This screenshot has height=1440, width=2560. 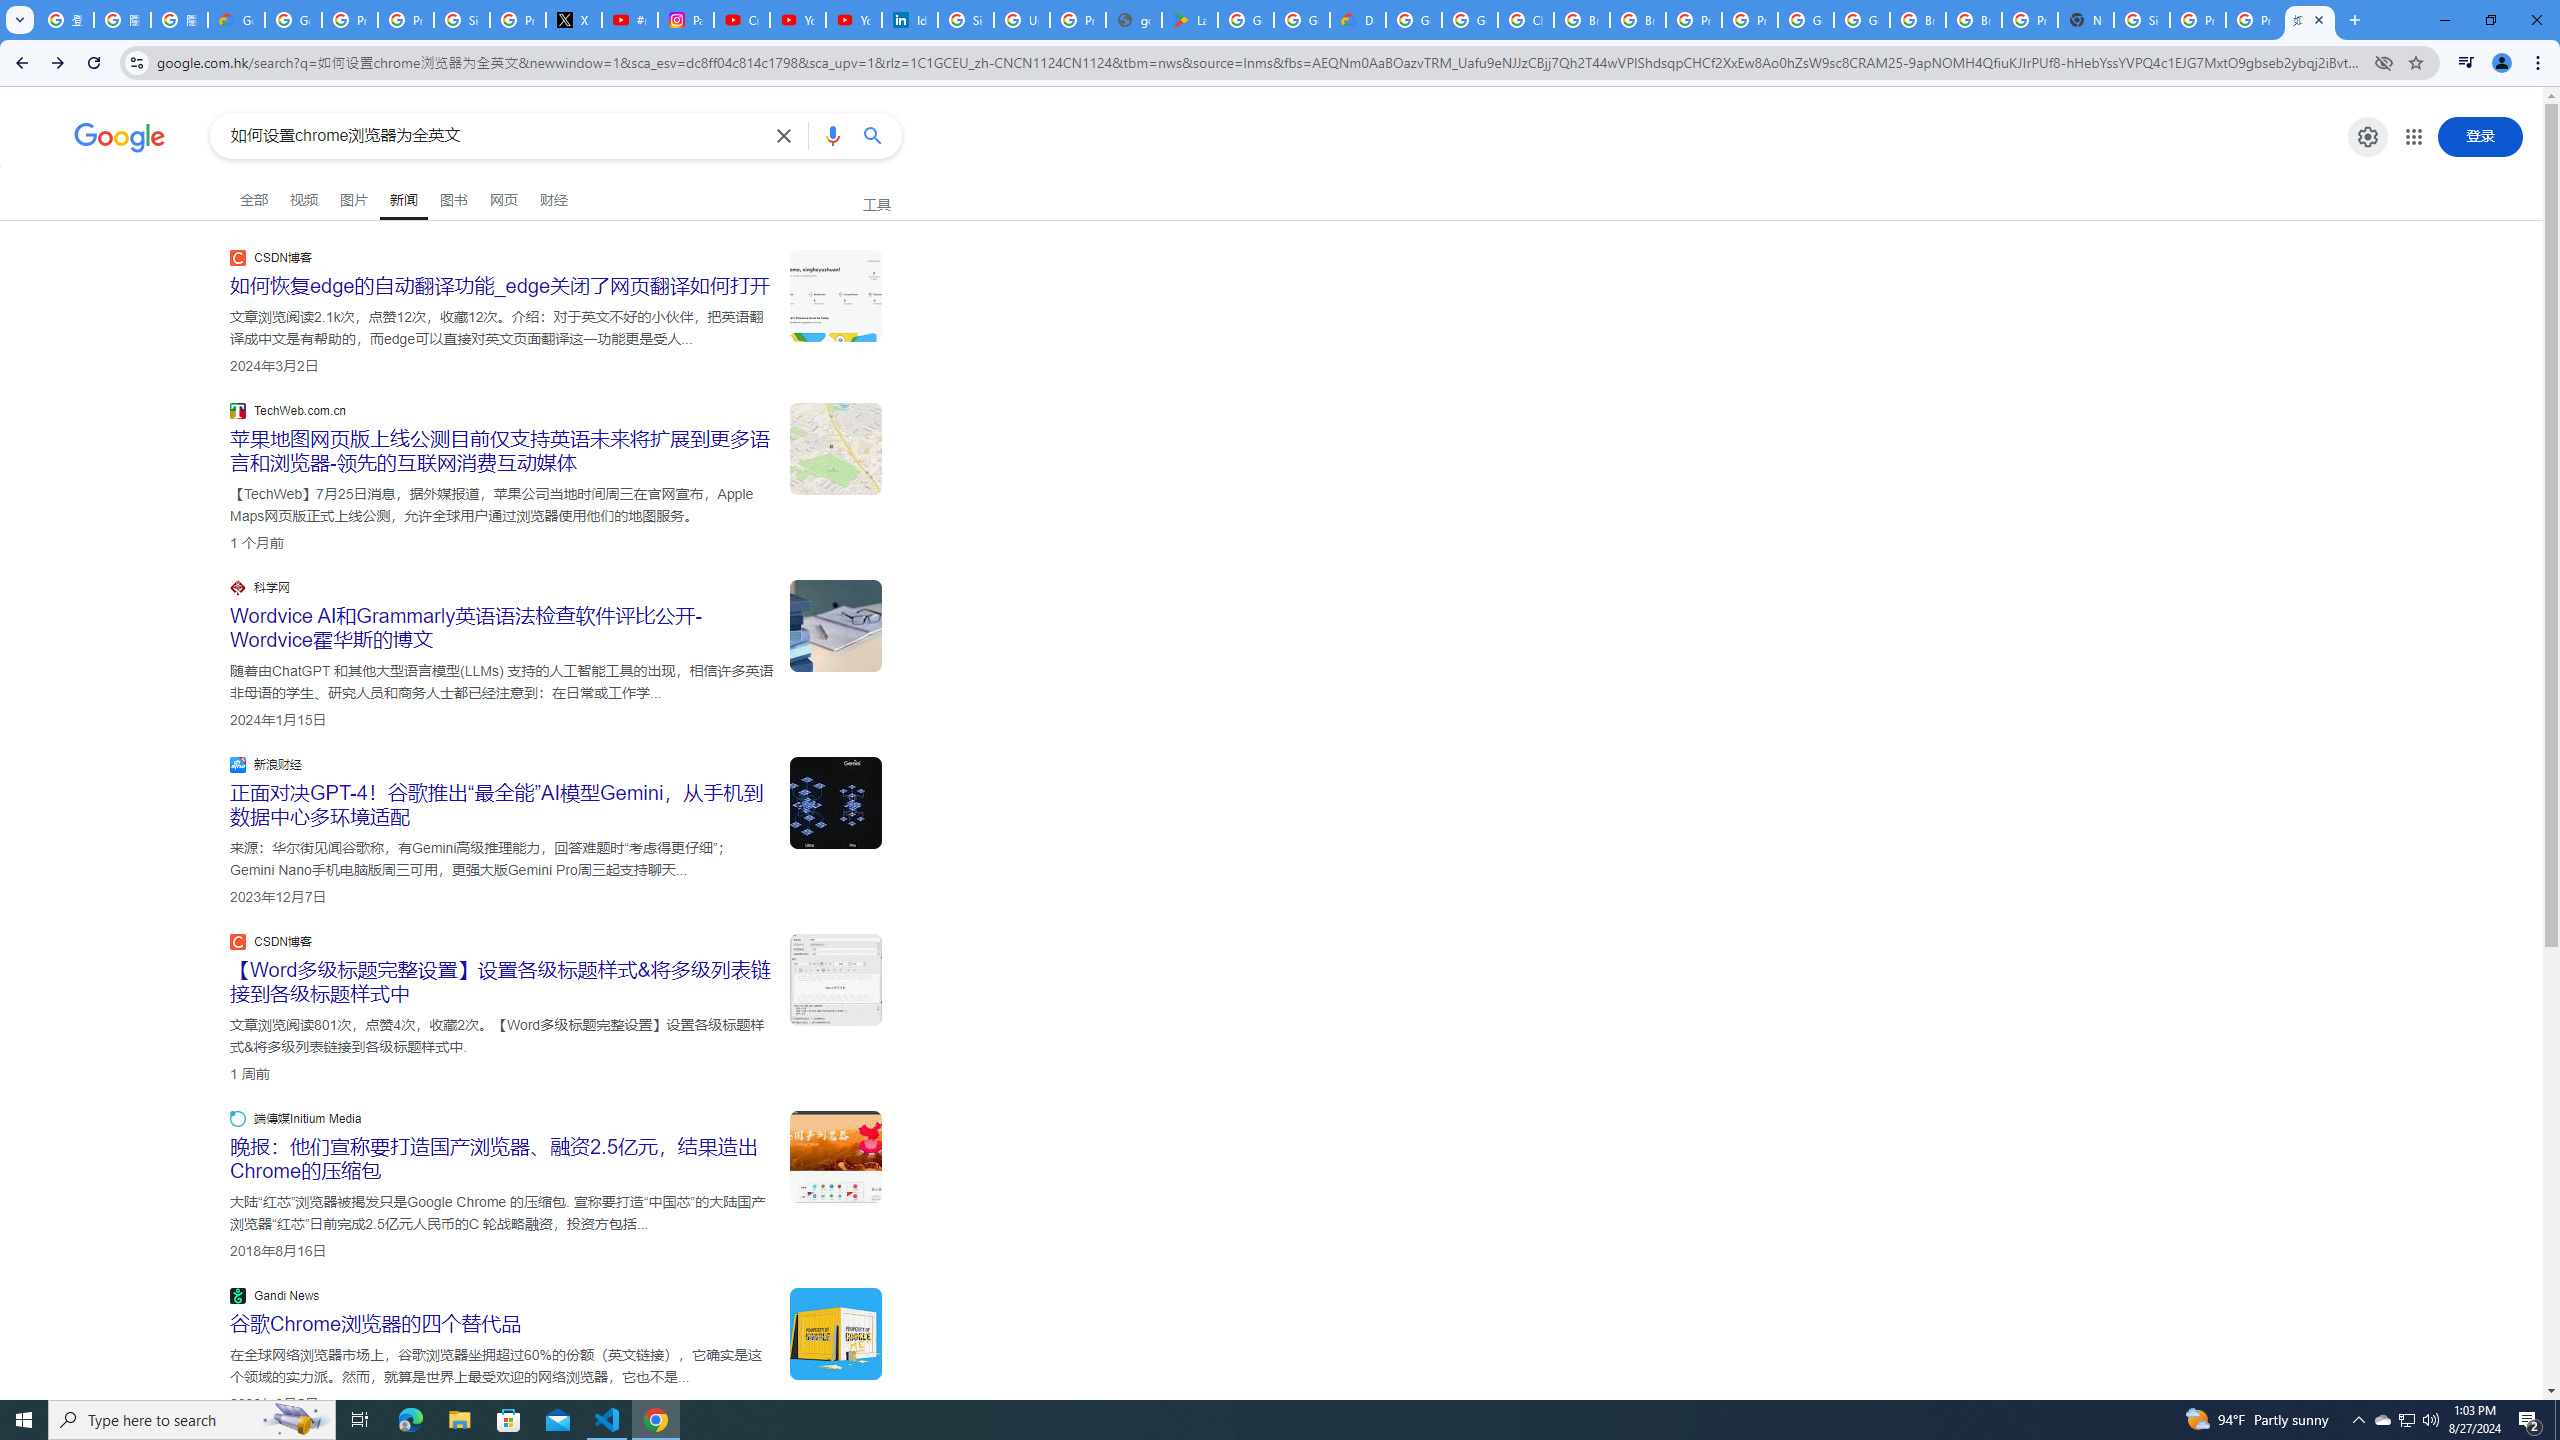 What do you see at coordinates (852, 19) in the screenshot?
I see `'YouTube Culture & Trends - YouTube Top 10, 2021'` at bounding box center [852, 19].